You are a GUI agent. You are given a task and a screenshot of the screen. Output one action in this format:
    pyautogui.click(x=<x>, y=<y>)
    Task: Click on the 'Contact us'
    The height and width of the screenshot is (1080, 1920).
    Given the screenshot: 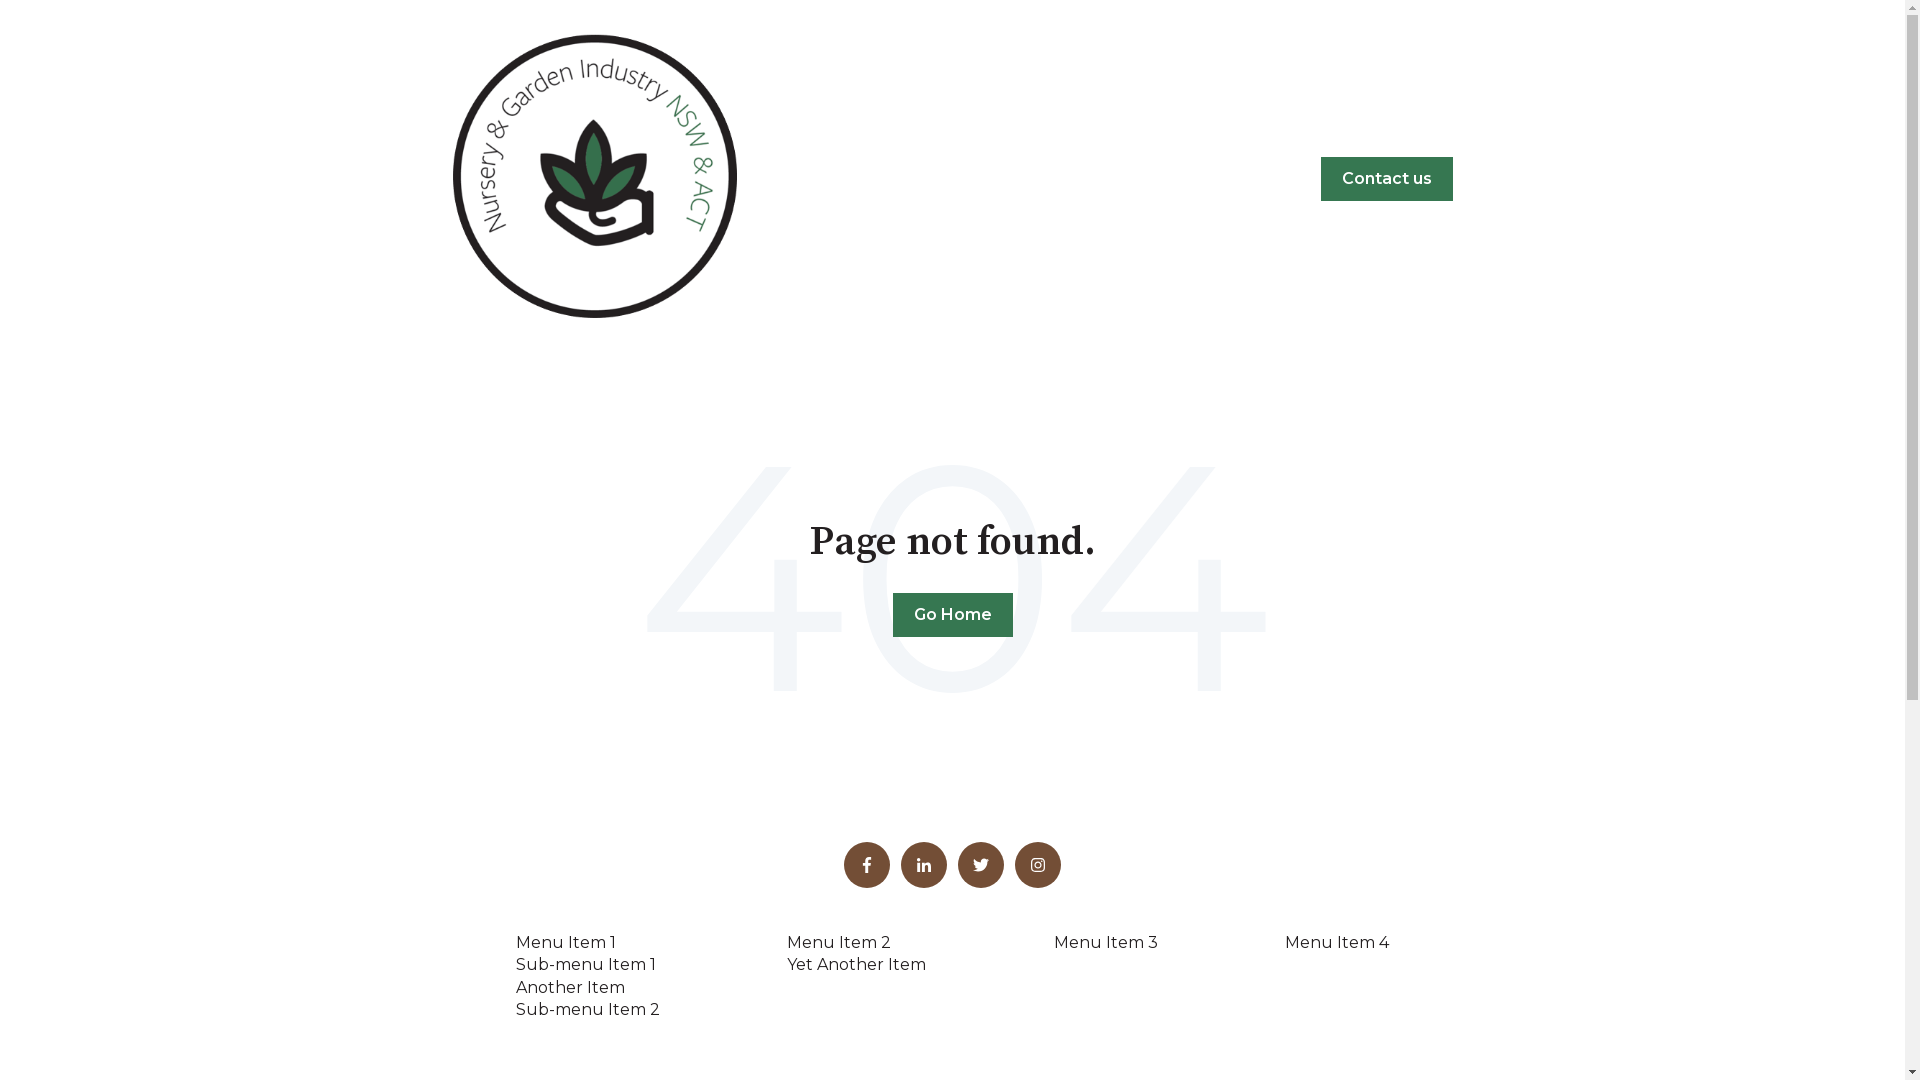 What is the action you would take?
    pyautogui.click(x=1320, y=177)
    